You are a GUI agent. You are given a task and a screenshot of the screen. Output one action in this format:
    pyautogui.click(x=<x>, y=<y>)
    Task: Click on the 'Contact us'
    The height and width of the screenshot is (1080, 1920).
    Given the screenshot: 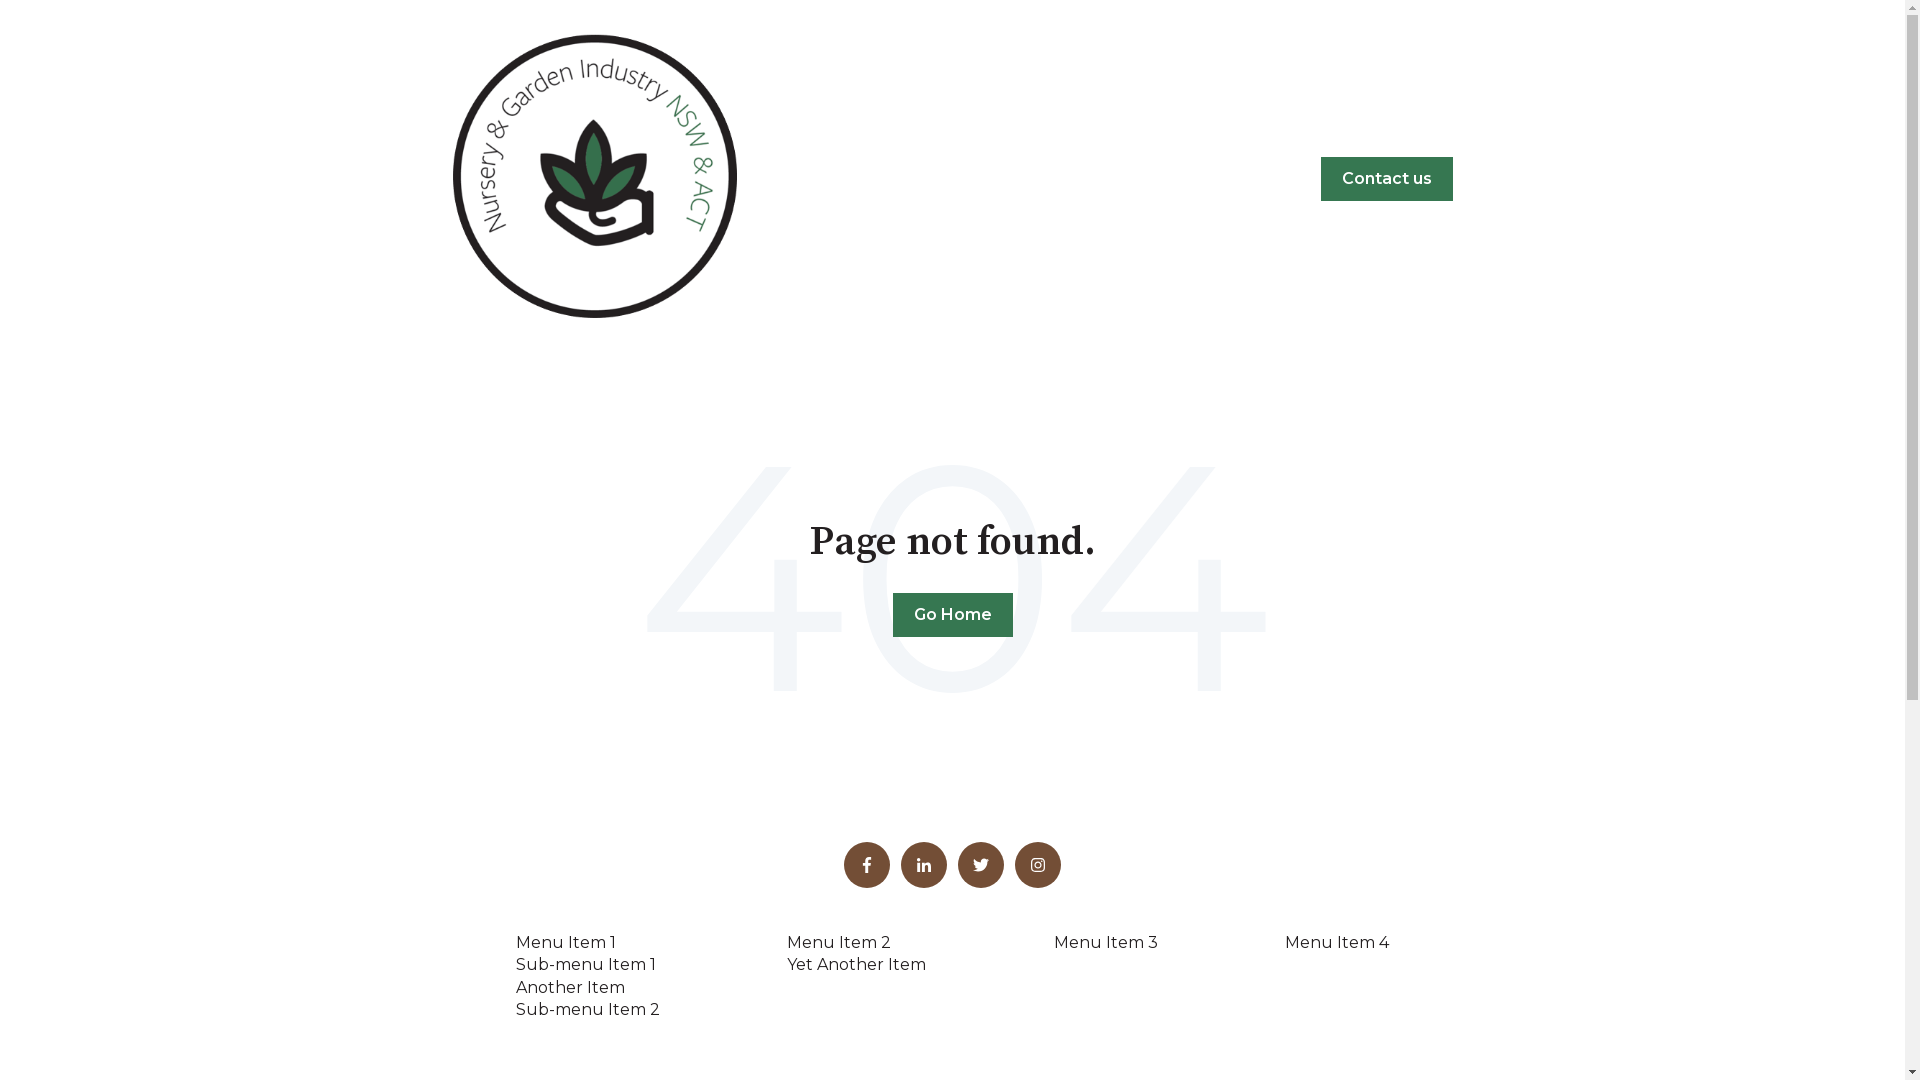 What is the action you would take?
    pyautogui.click(x=1320, y=177)
    